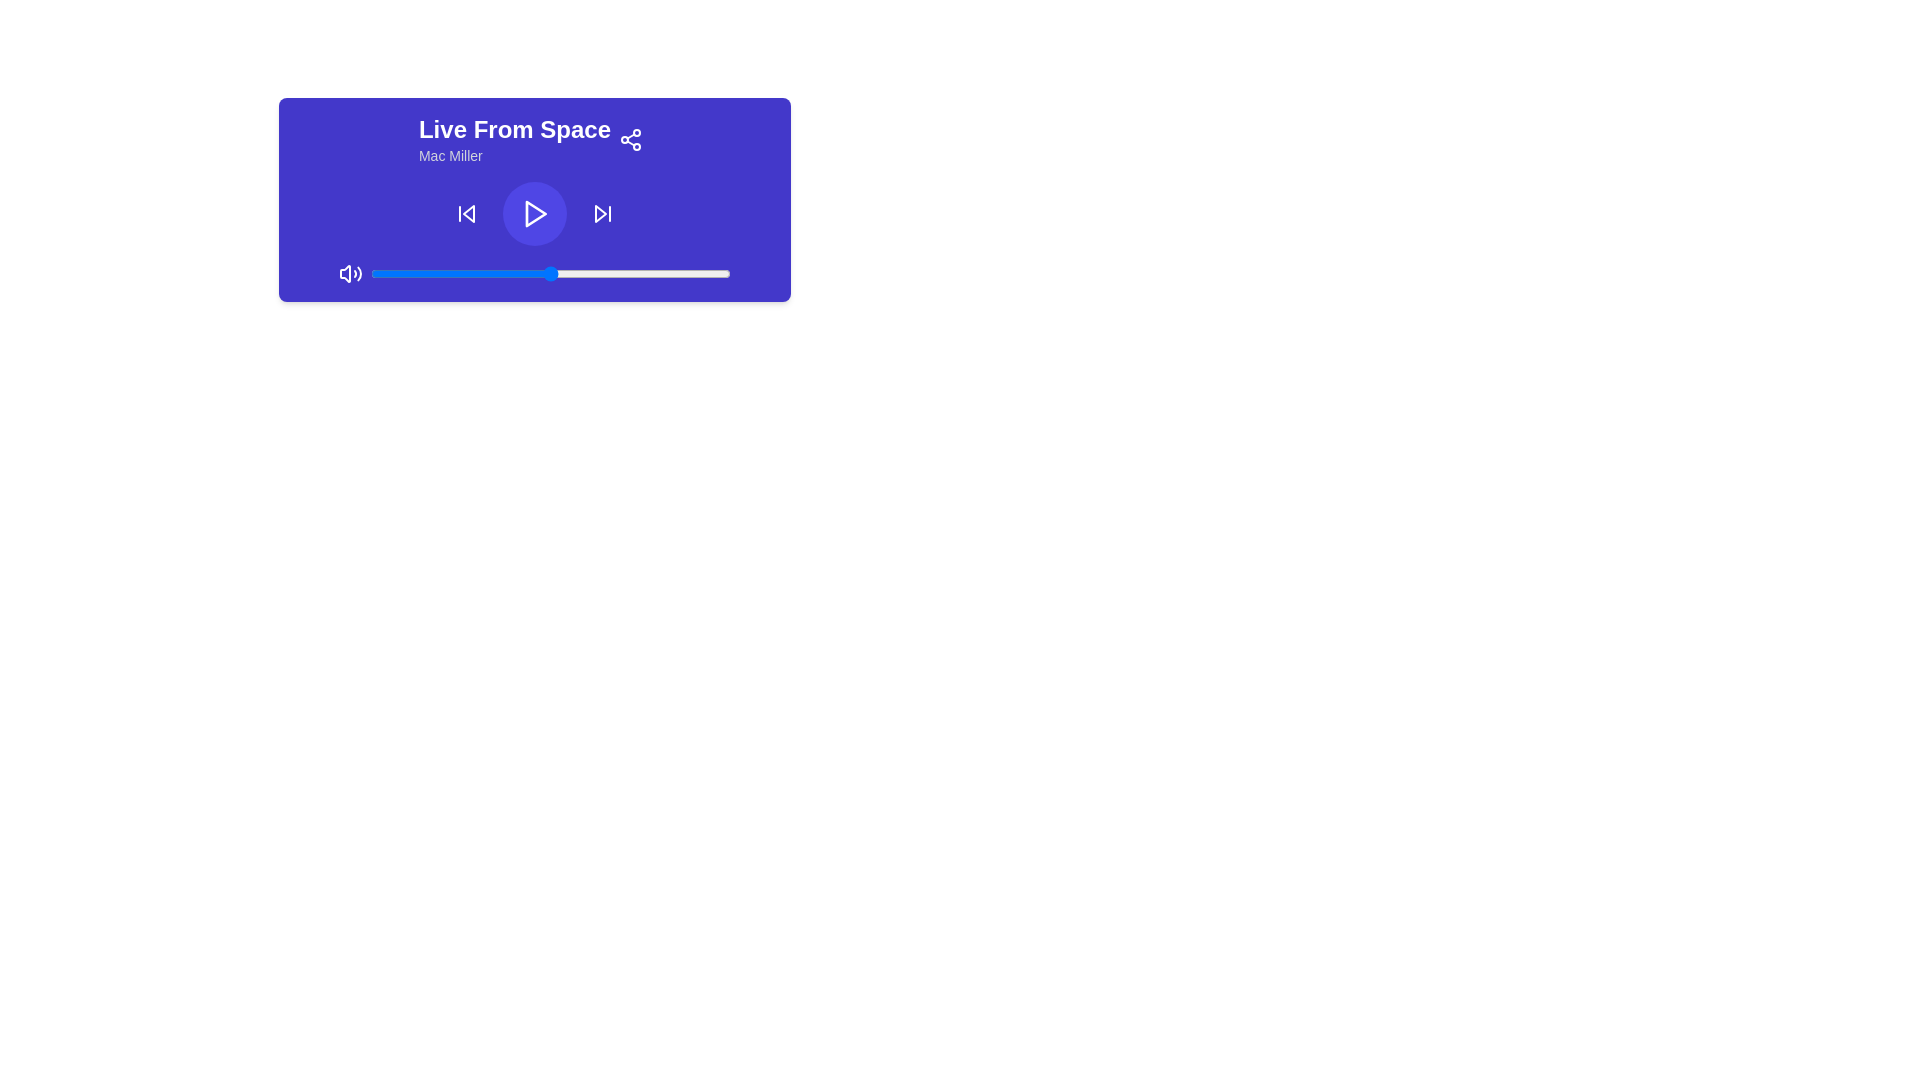 This screenshot has width=1920, height=1080. What do you see at coordinates (427, 273) in the screenshot?
I see `the slider value` at bounding box center [427, 273].